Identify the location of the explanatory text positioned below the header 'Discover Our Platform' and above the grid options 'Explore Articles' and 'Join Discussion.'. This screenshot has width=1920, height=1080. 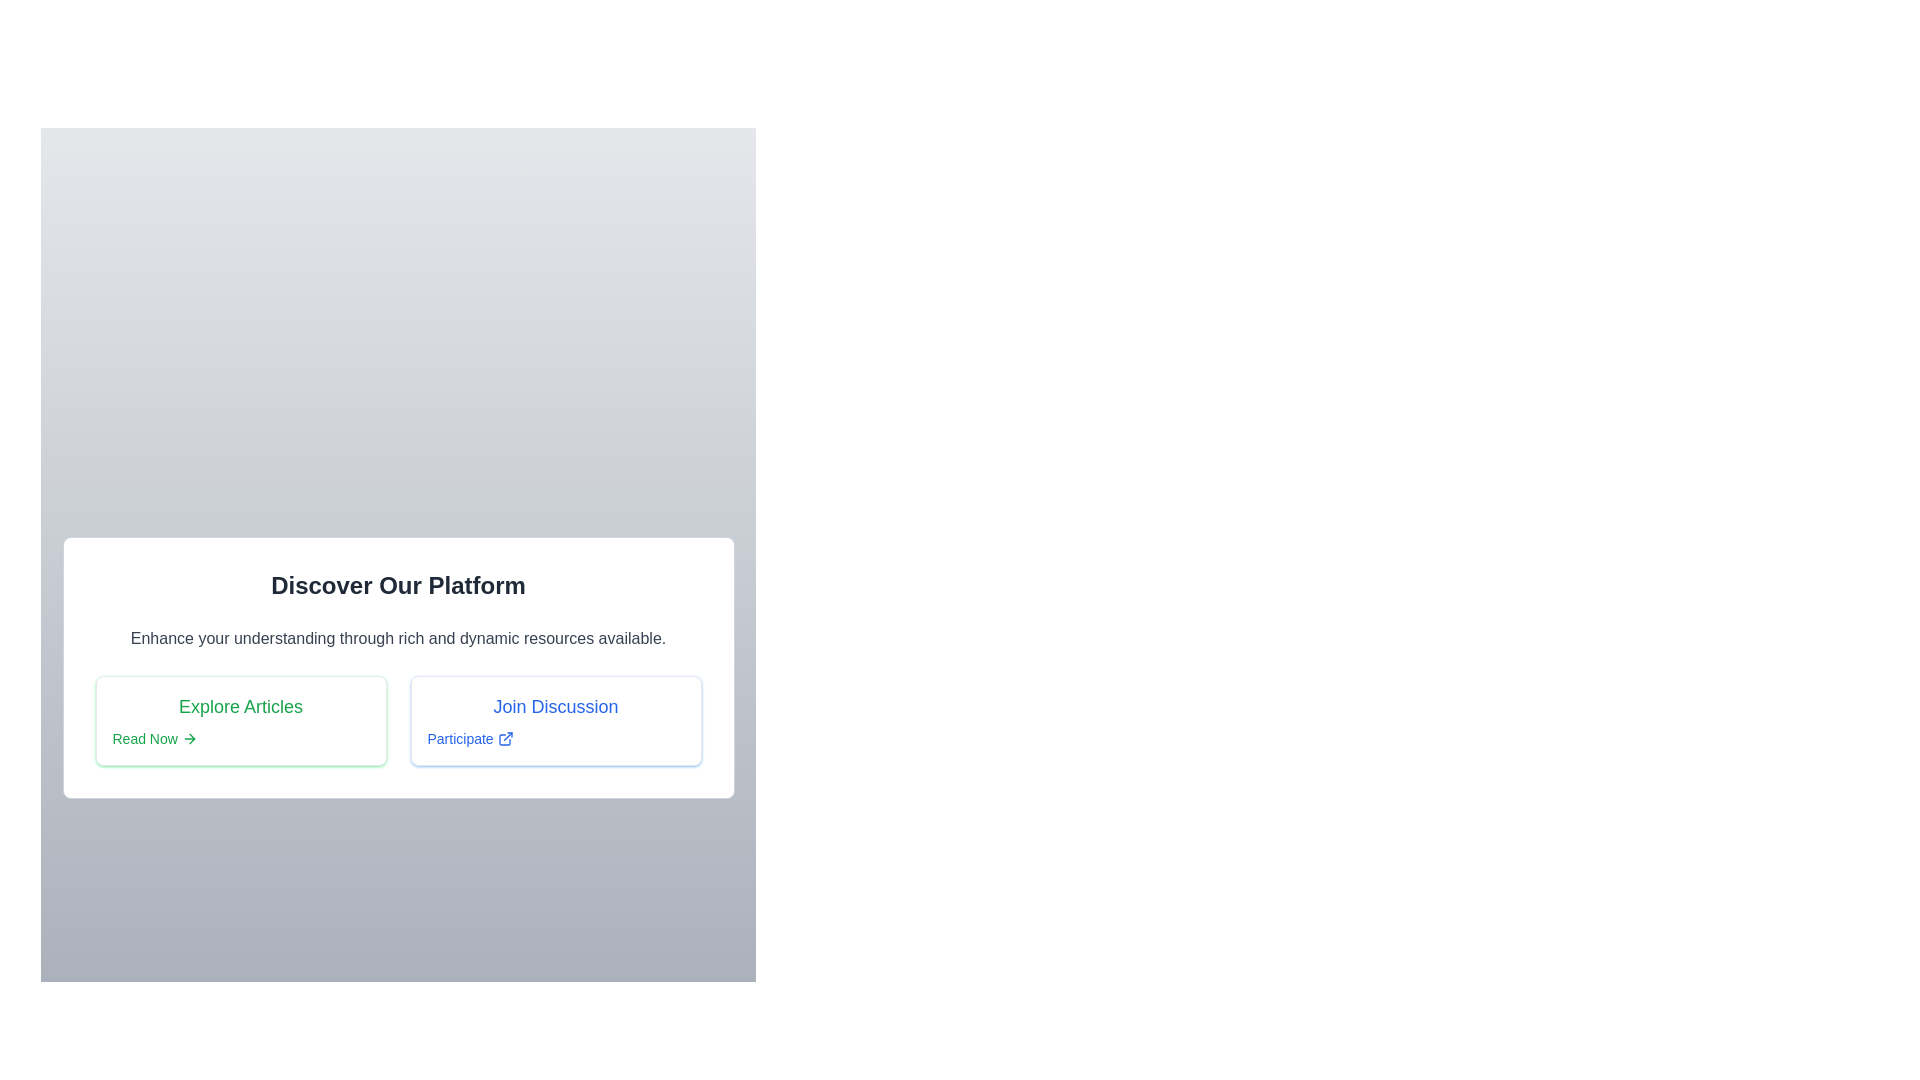
(398, 639).